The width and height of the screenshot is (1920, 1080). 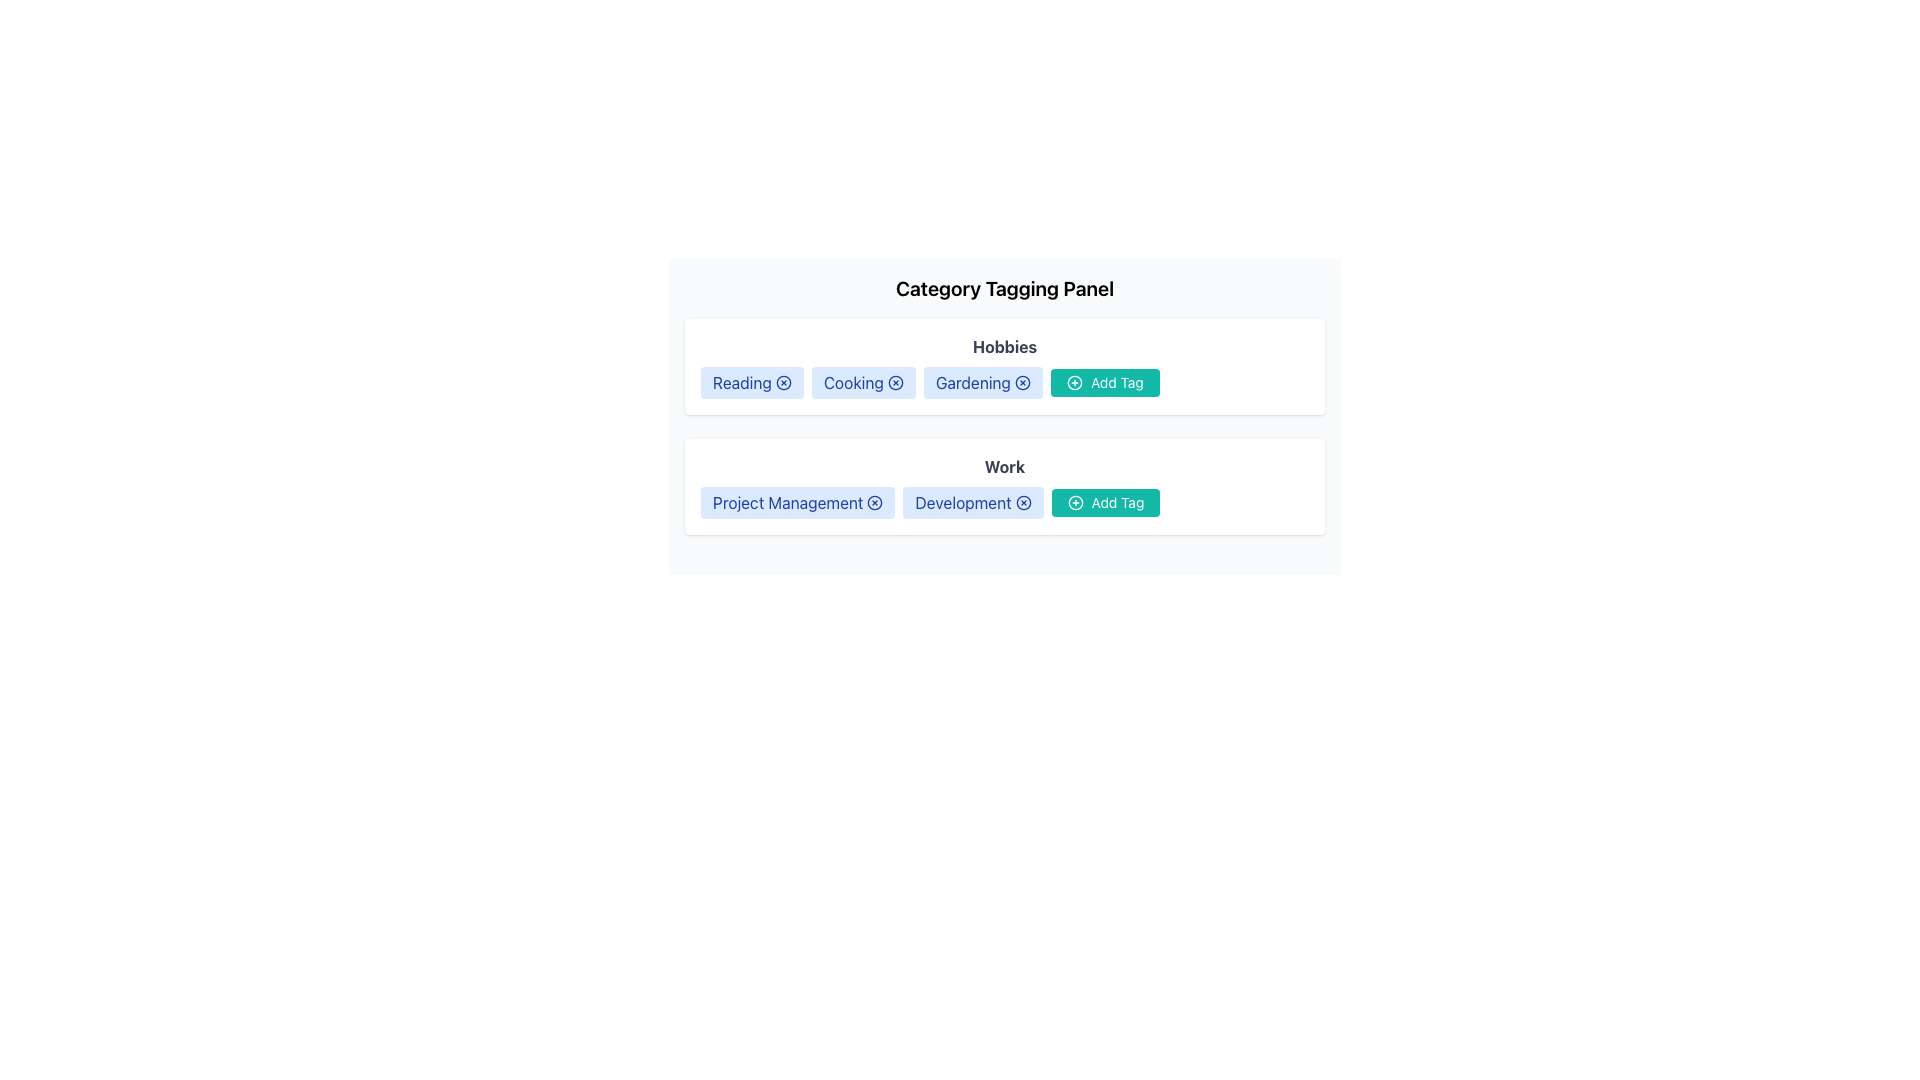 What do you see at coordinates (1074, 501) in the screenshot?
I see `the circular outline of the '+' icon within the 'Add Tag' button located under the 'Work' category` at bounding box center [1074, 501].